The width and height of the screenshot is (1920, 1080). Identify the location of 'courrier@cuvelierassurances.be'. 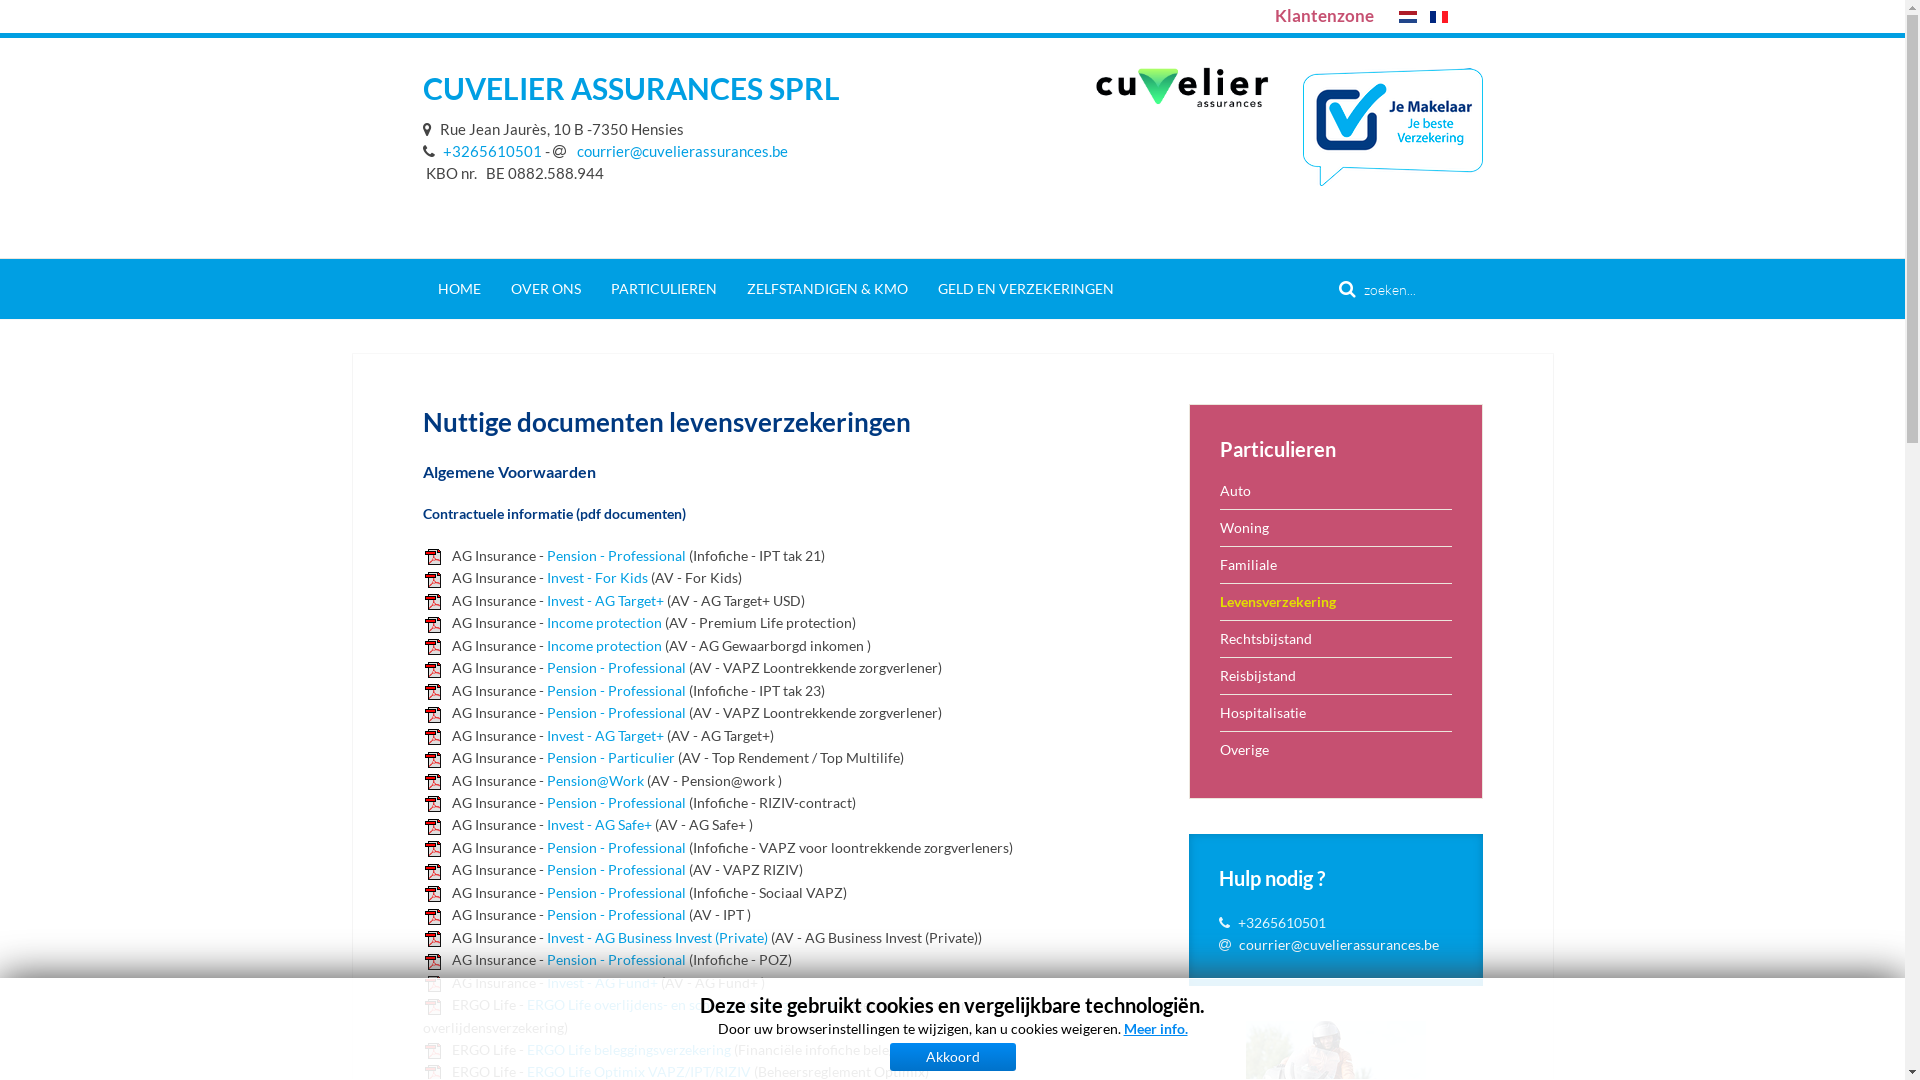
(1339, 944).